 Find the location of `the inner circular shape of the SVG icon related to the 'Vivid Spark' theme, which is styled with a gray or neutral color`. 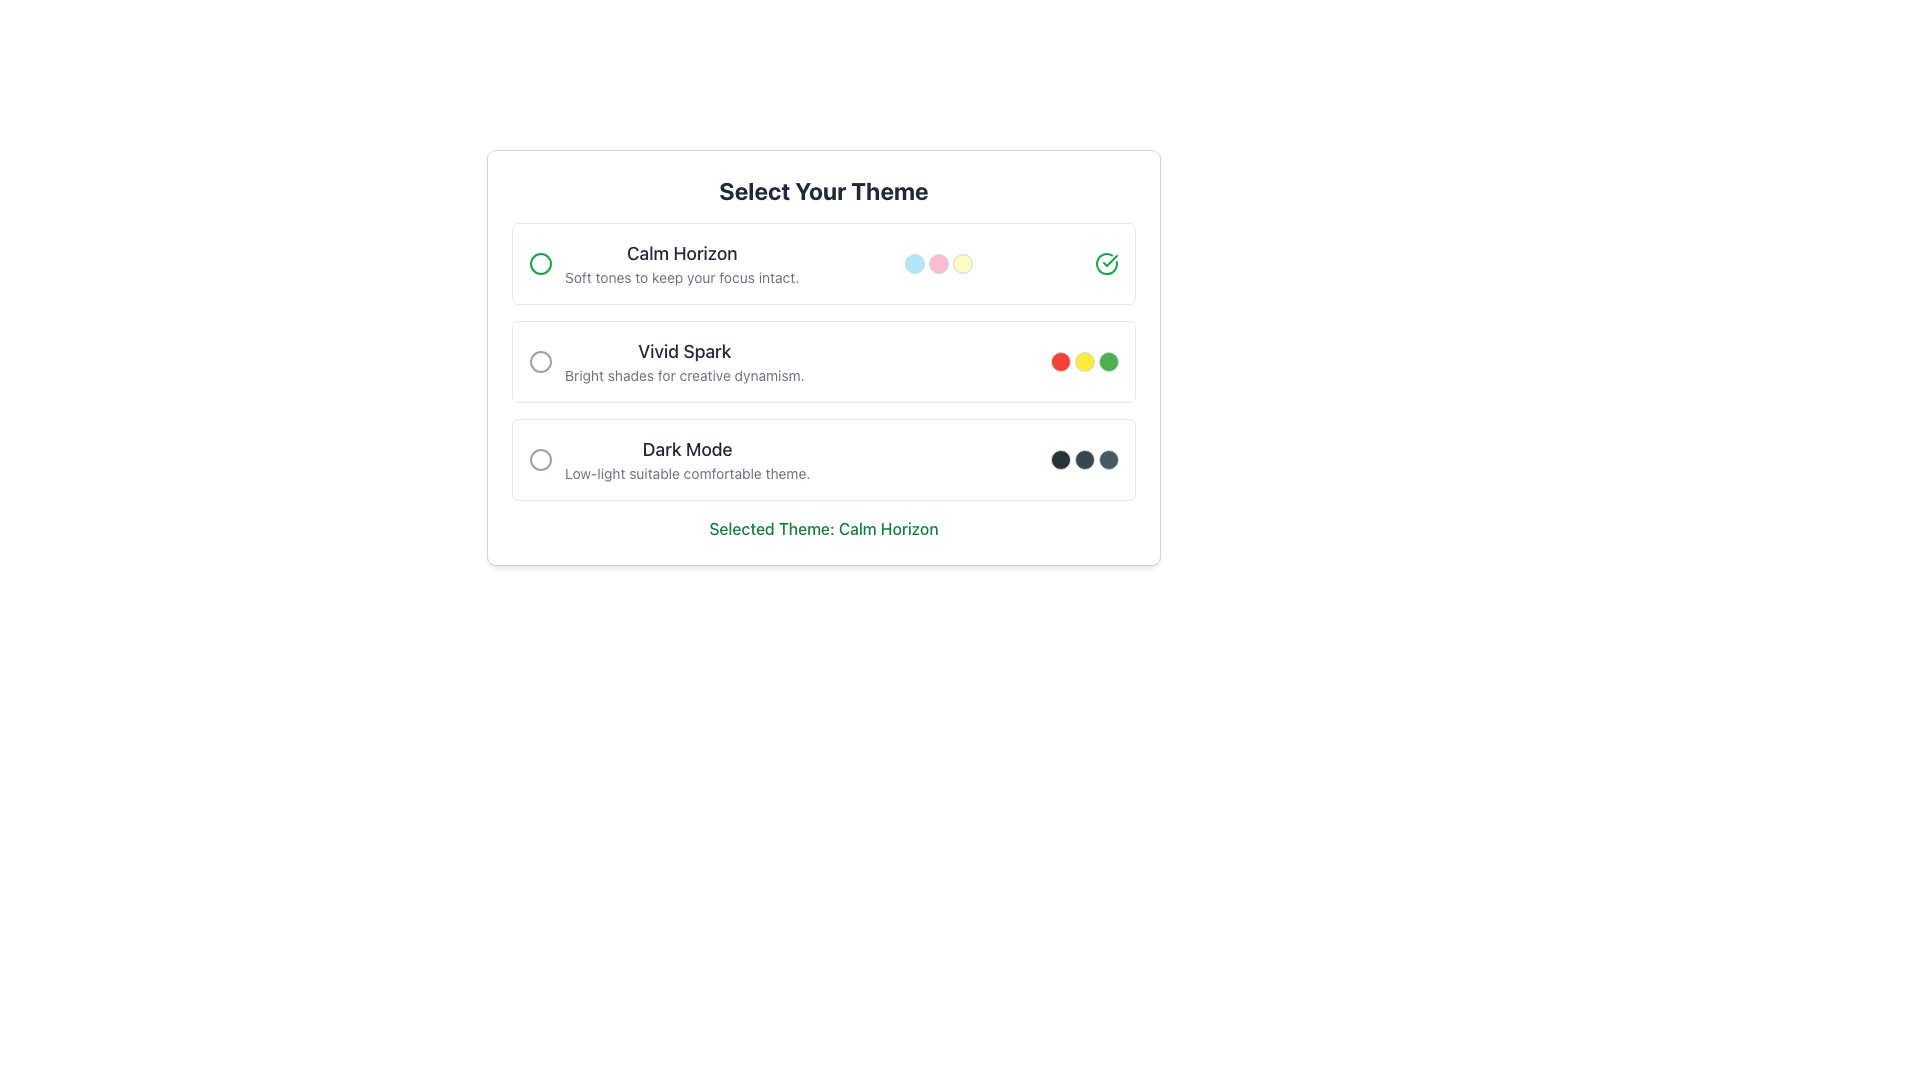

the inner circular shape of the SVG icon related to the 'Vivid Spark' theme, which is styled with a gray or neutral color is located at coordinates (541, 362).